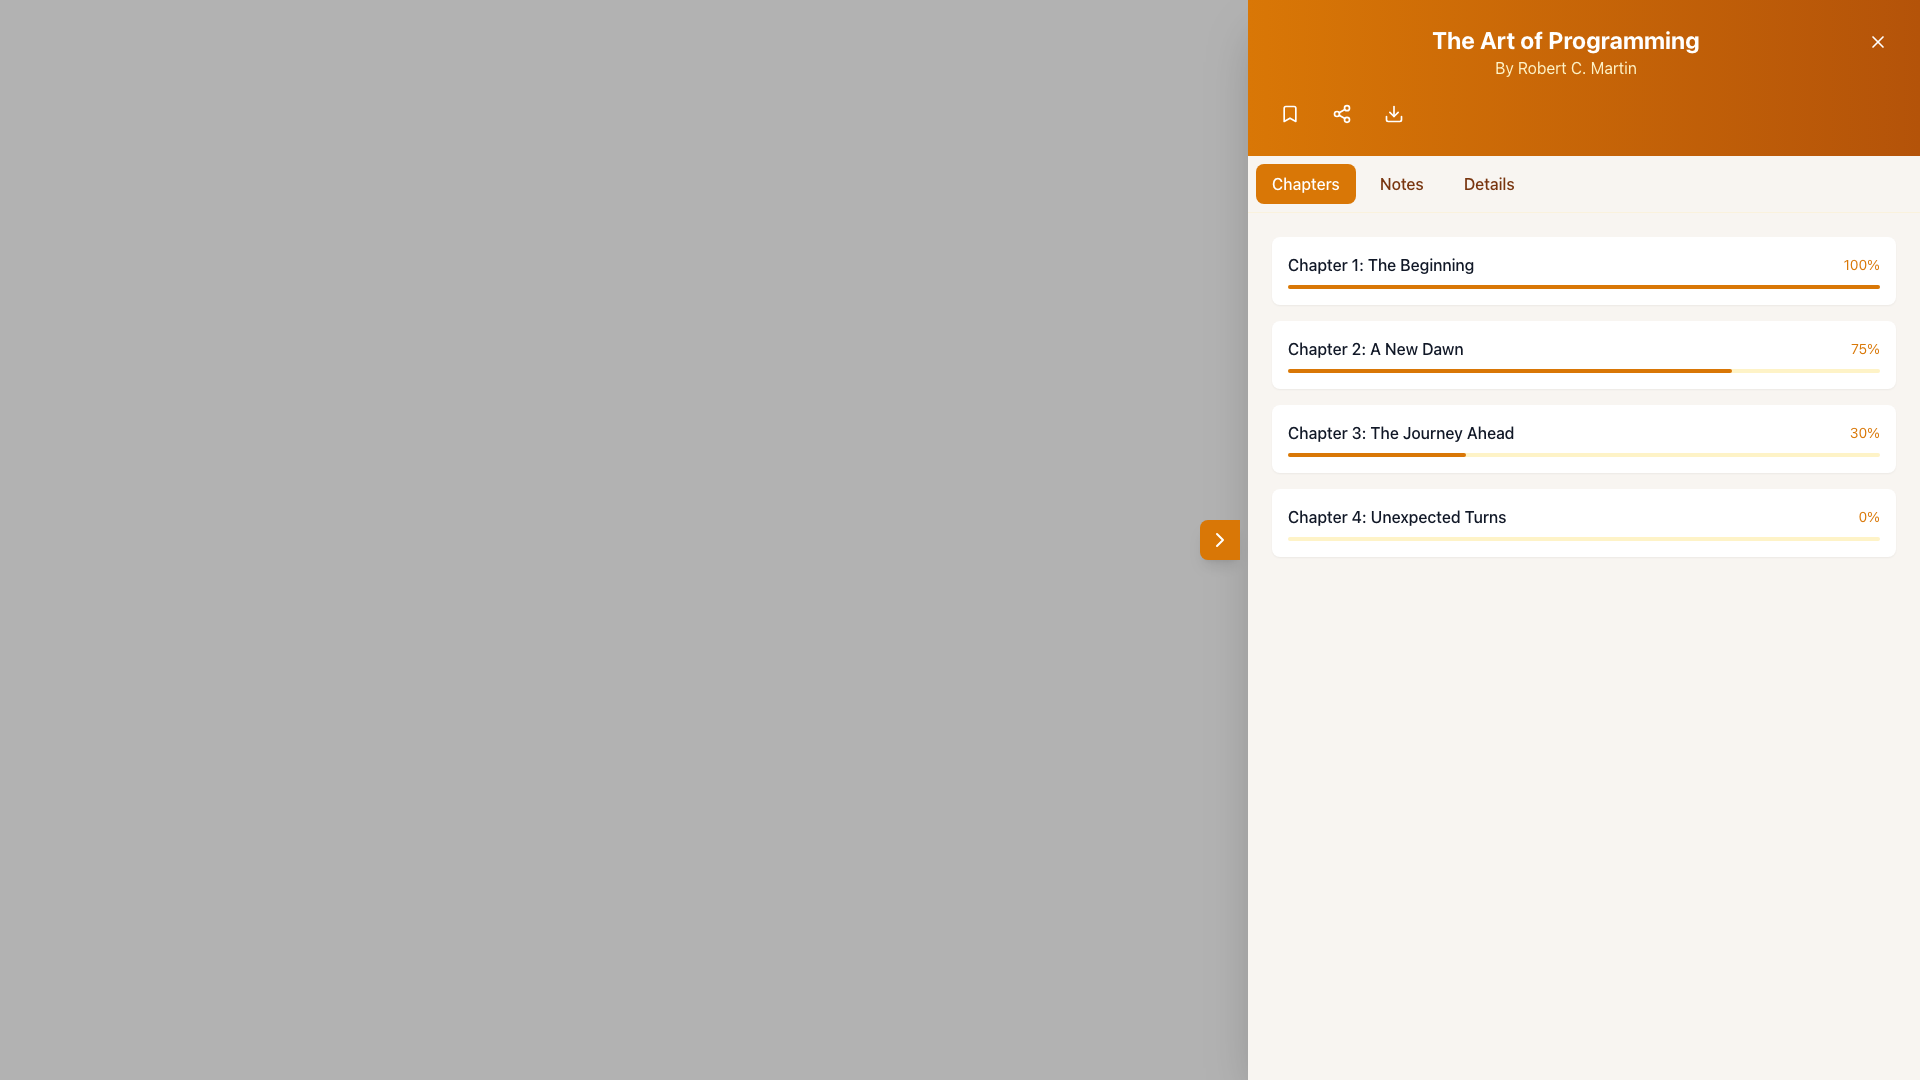  What do you see at coordinates (1375, 455) in the screenshot?
I see `the progress level of the progress bar indicator for 'Chapter 3: The Journey Ahead', which visually indicates the completion percentage of the chapter's progress` at bounding box center [1375, 455].